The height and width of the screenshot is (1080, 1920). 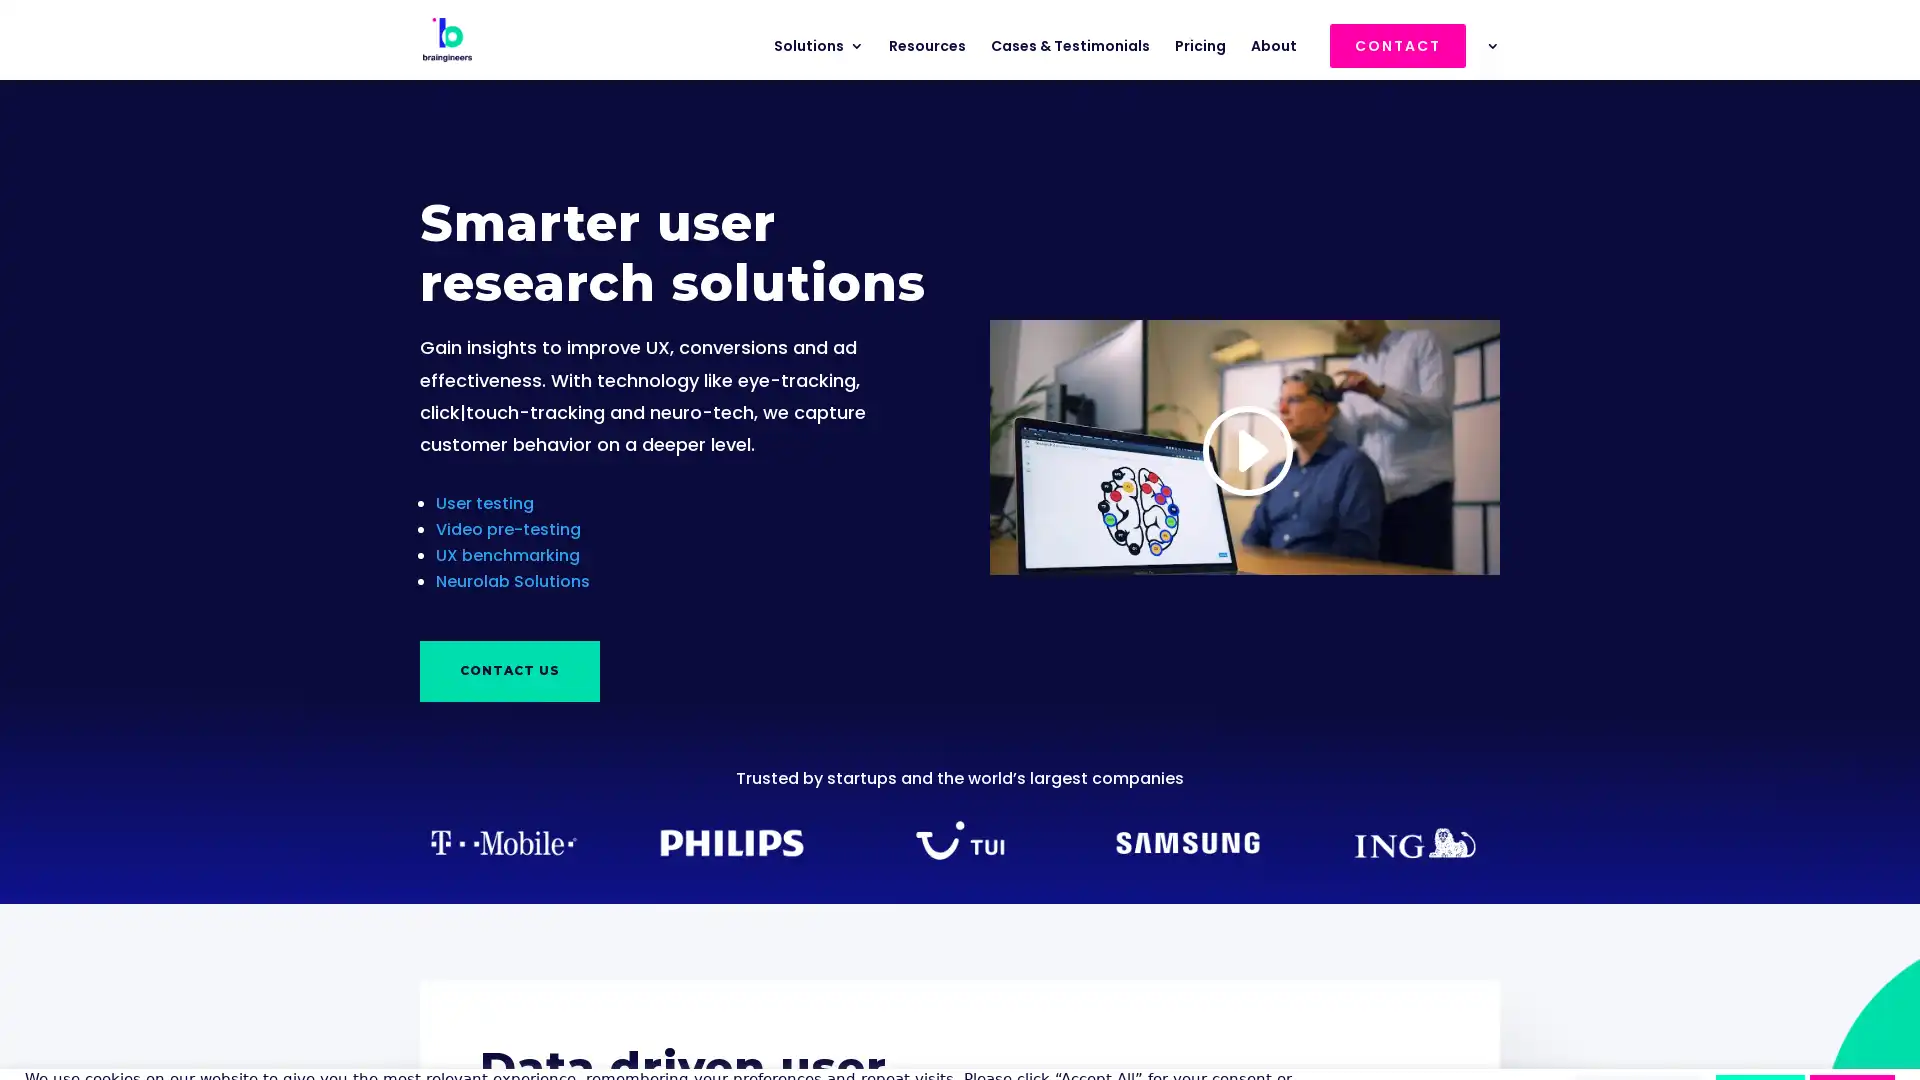 What do you see at coordinates (1474, 527) in the screenshot?
I see `show more media controls` at bounding box center [1474, 527].